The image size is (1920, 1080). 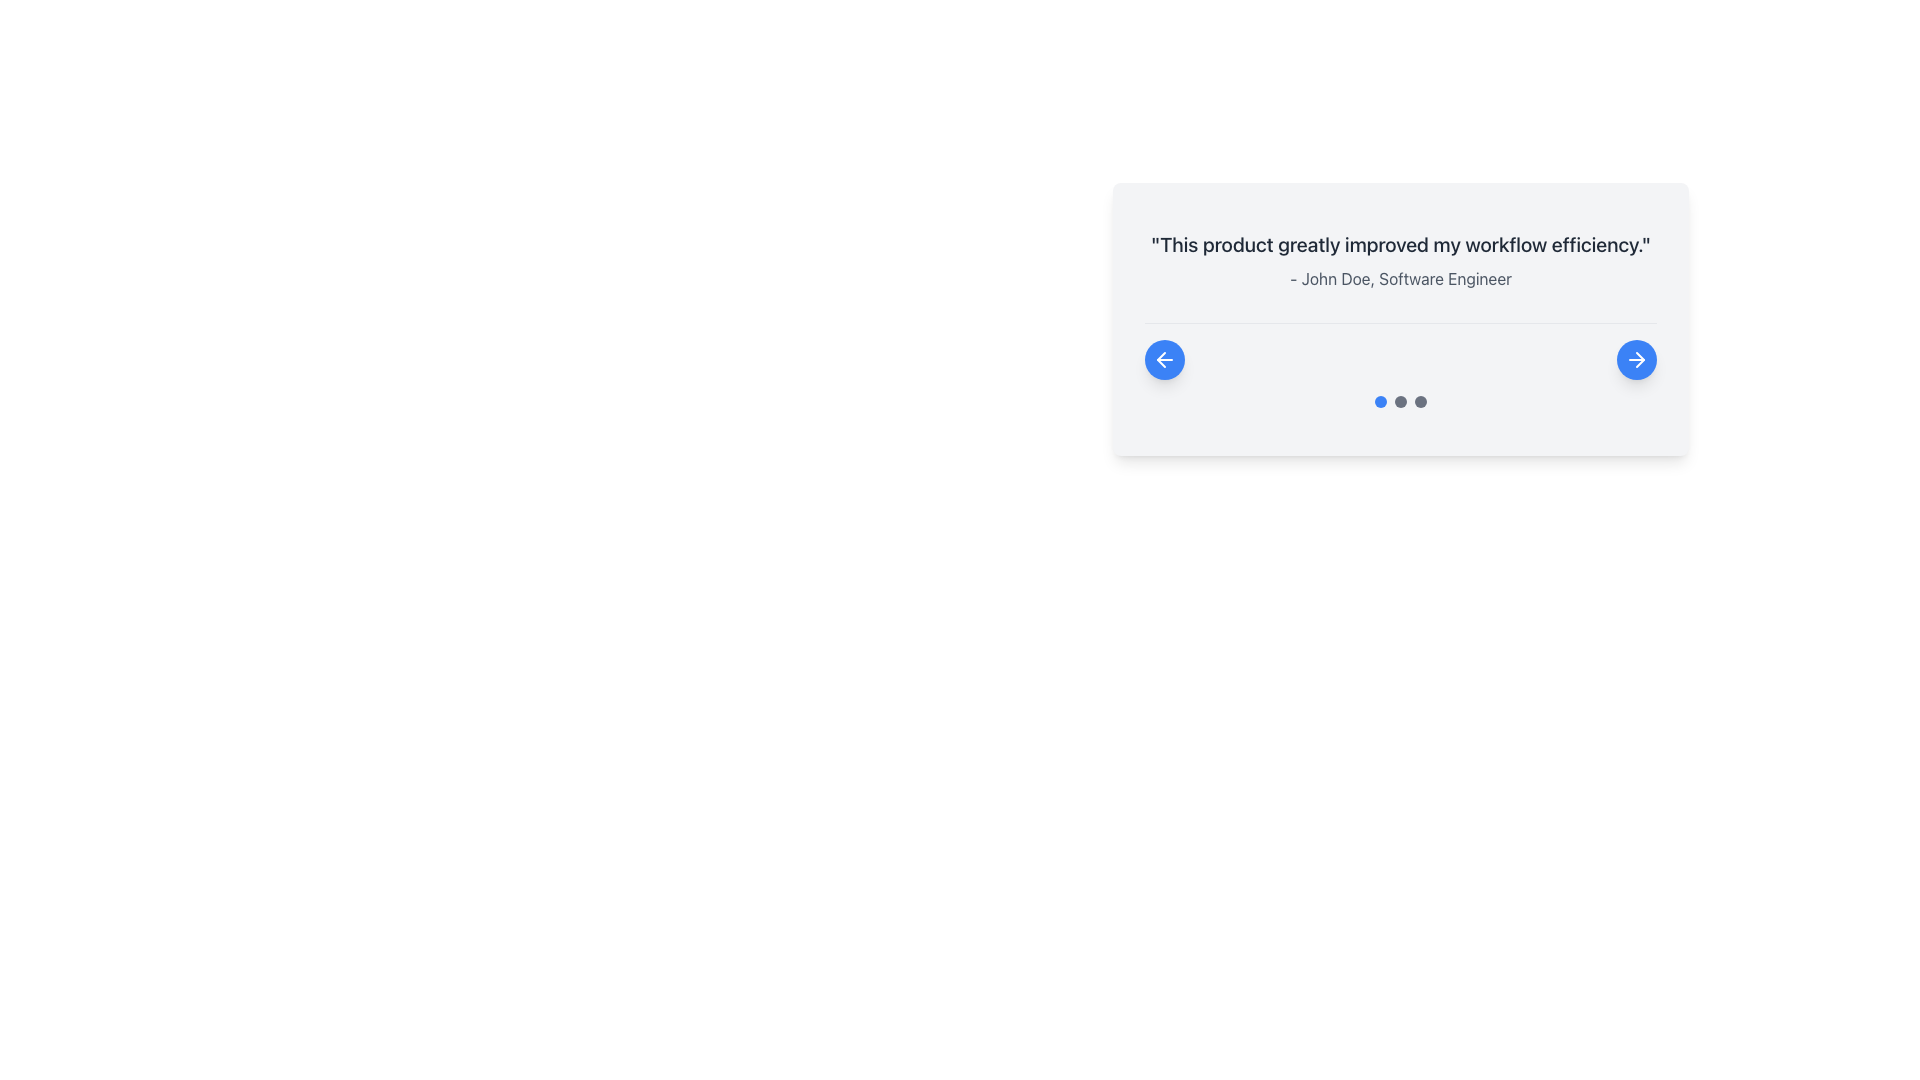 What do you see at coordinates (1165, 358) in the screenshot?
I see `the circular navigation button located on the left side at the bottom of the testimonial card` at bounding box center [1165, 358].